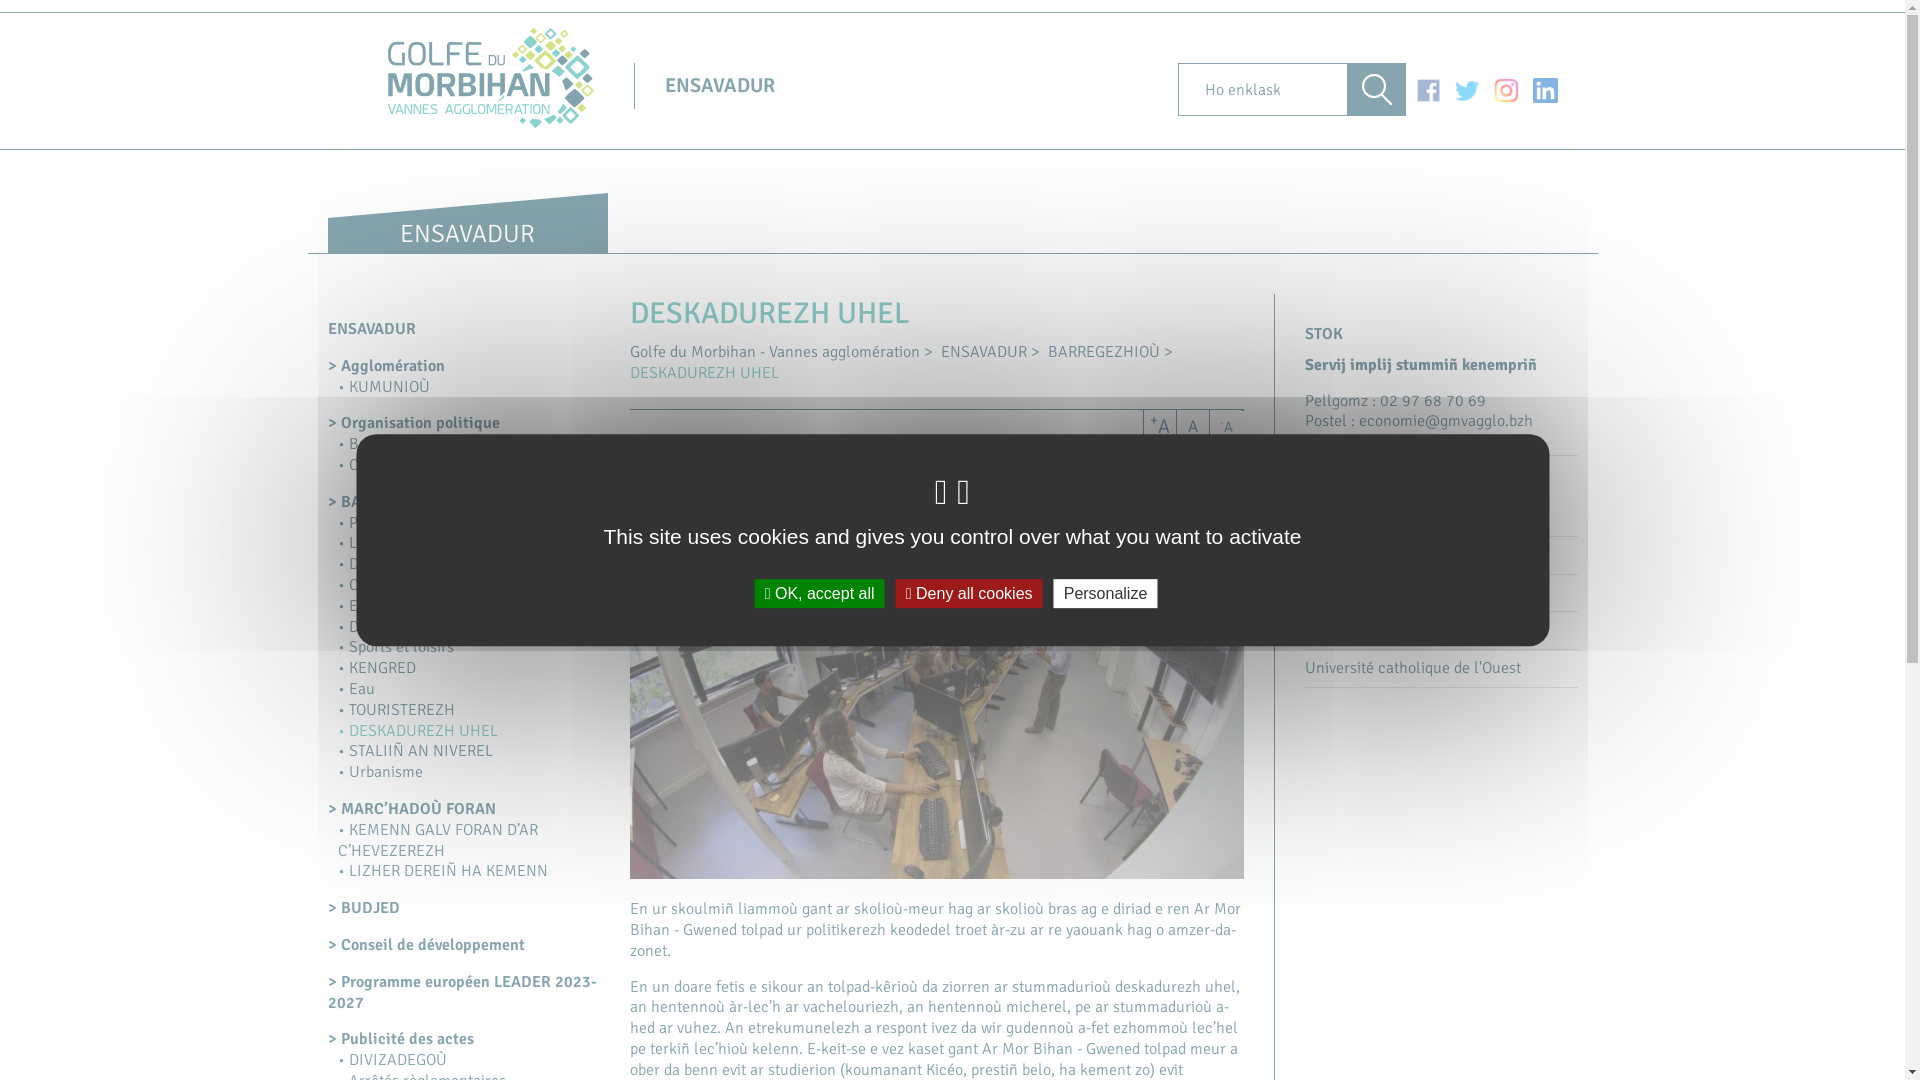 Image resolution: width=1920 pixels, height=1080 pixels. What do you see at coordinates (412, 422) in the screenshot?
I see `'Organisation politique'` at bounding box center [412, 422].